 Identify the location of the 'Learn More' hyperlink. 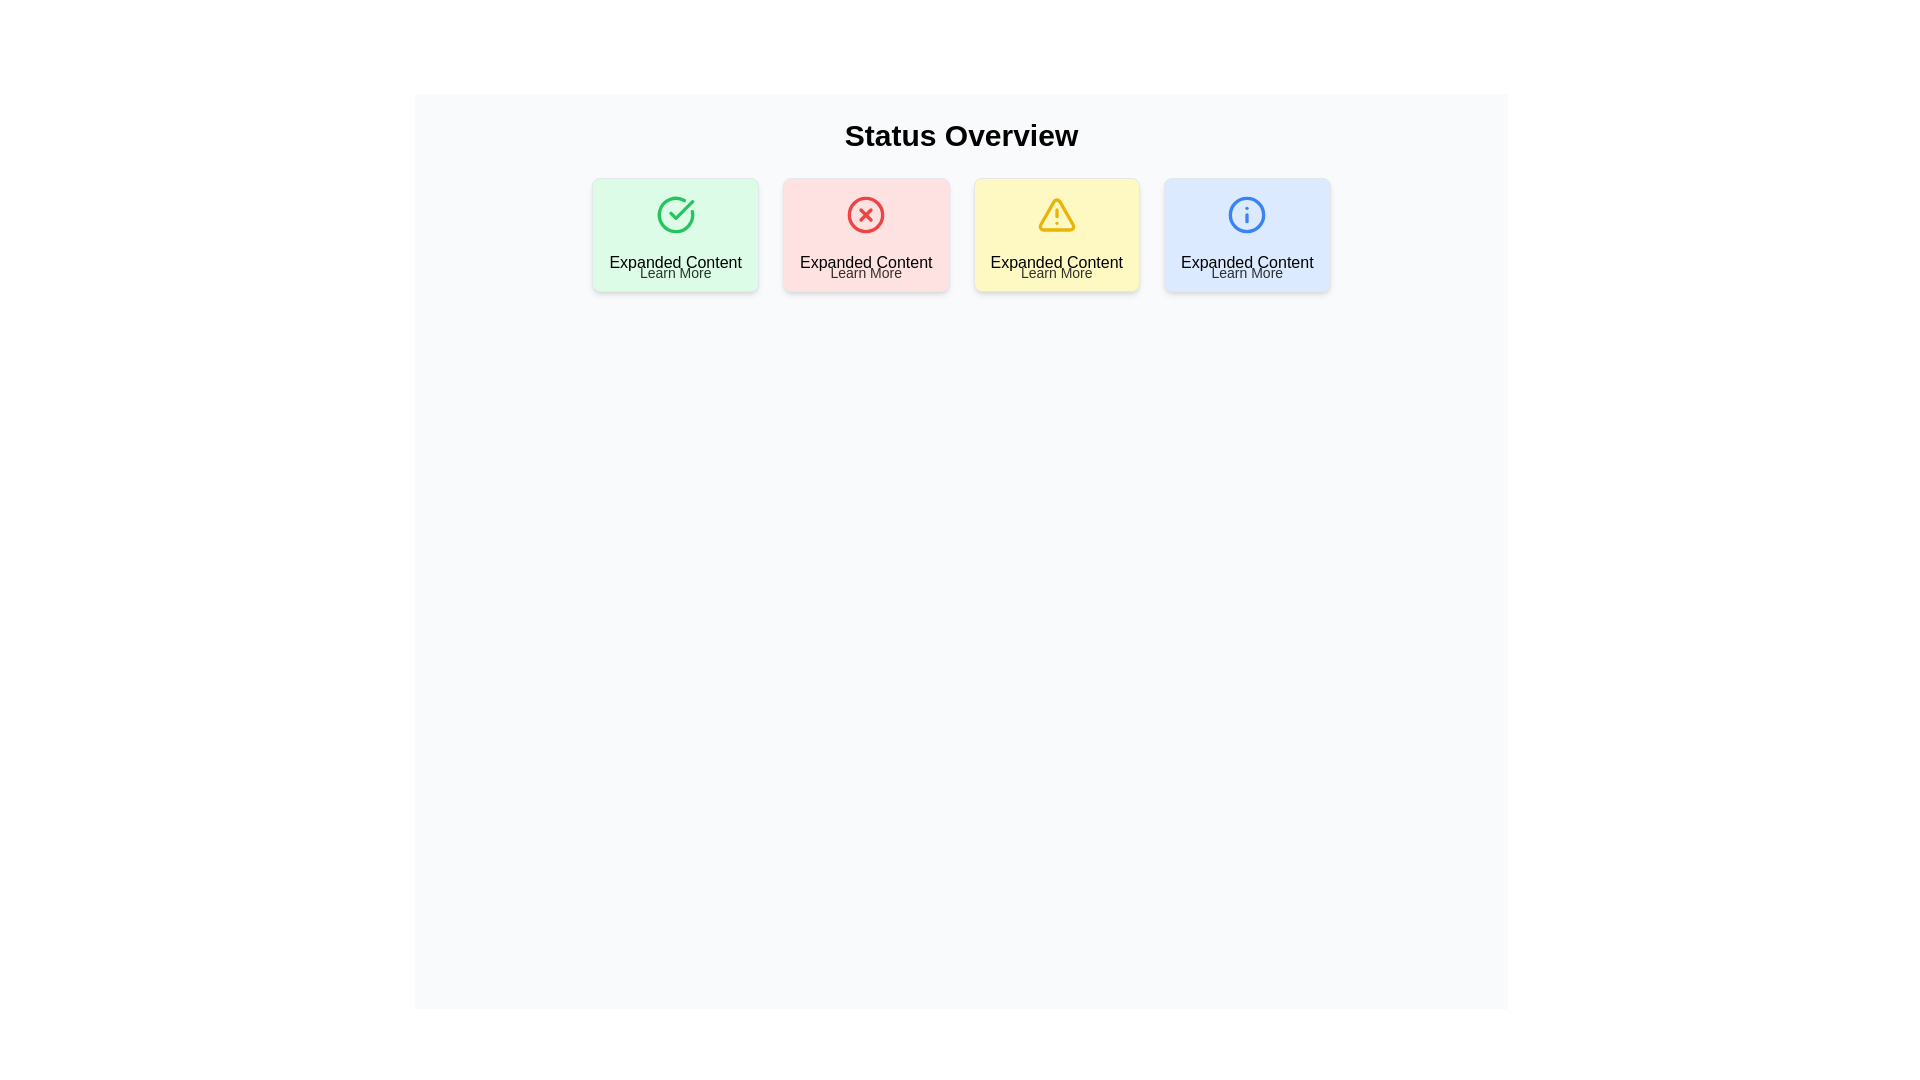
(1246, 273).